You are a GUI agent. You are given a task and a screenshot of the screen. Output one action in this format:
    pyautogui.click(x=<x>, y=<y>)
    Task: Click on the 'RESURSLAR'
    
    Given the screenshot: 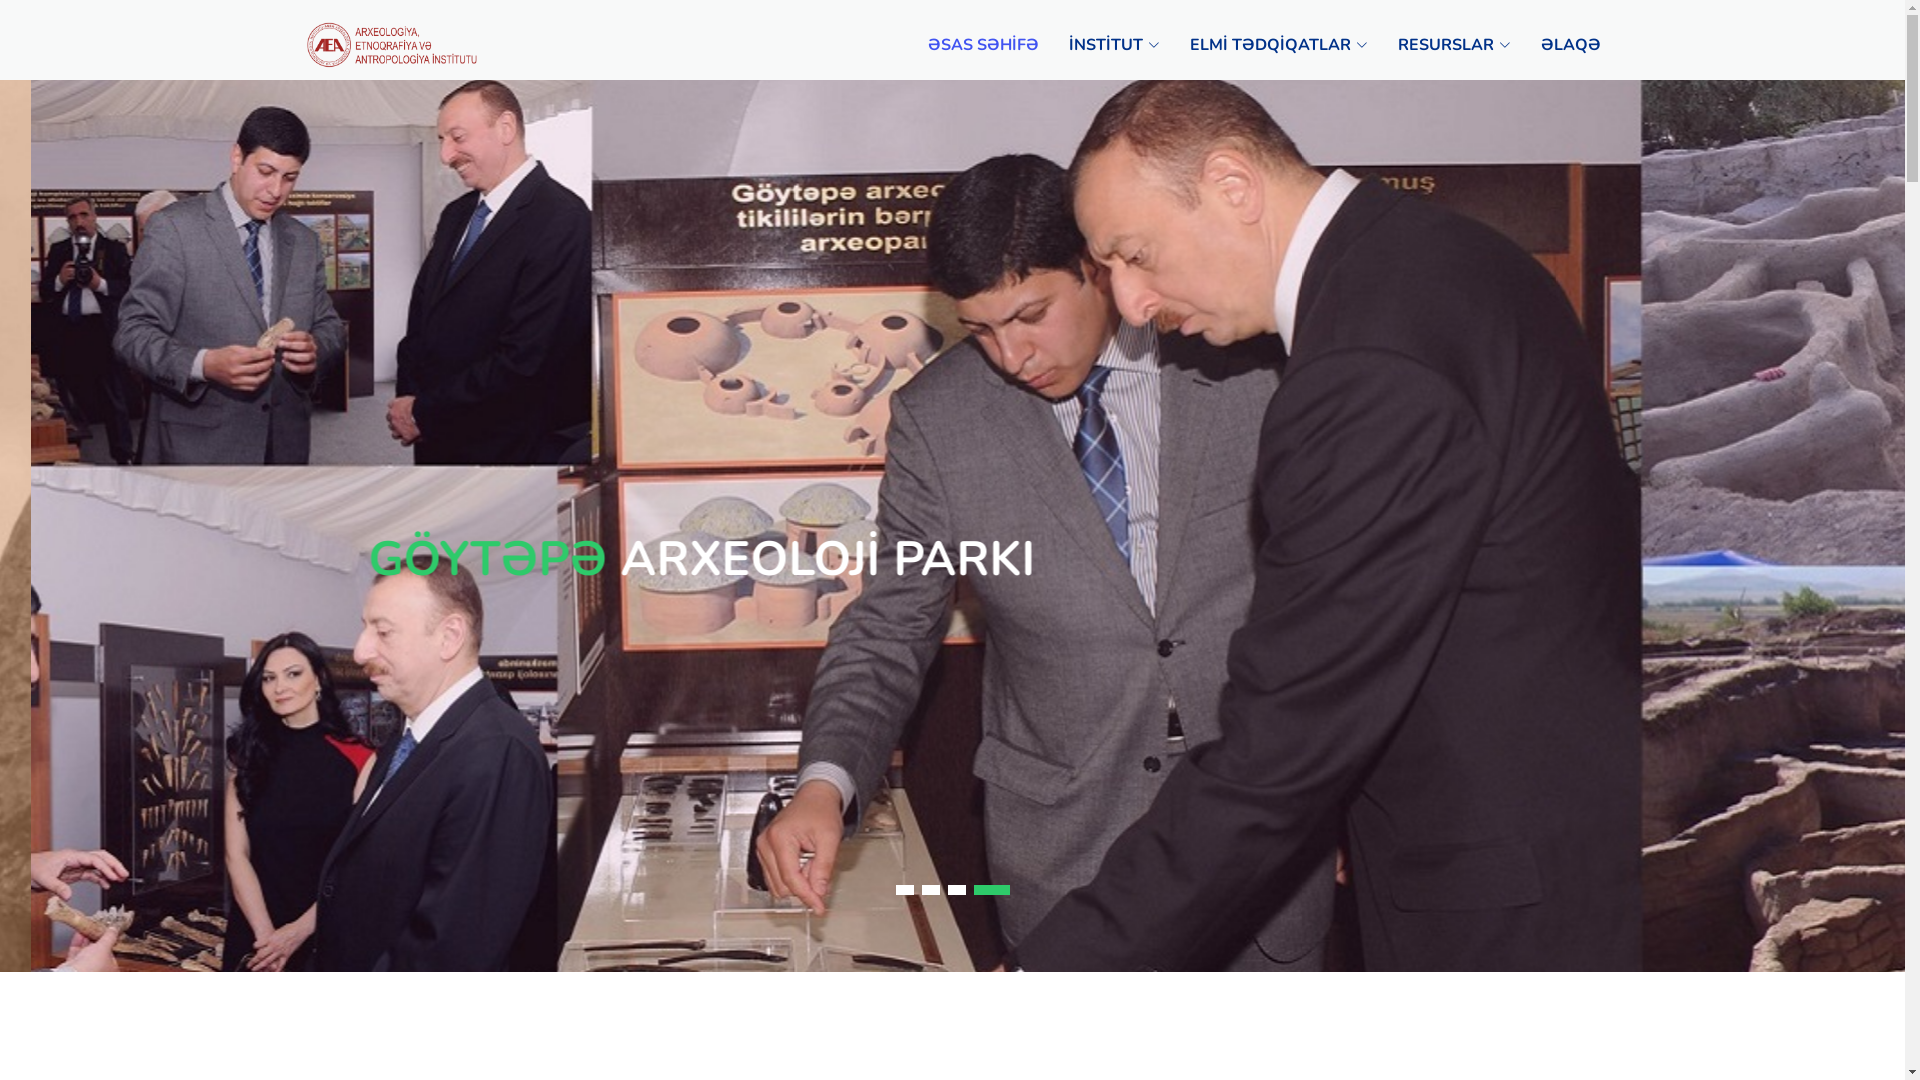 What is the action you would take?
    pyautogui.click(x=1367, y=45)
    